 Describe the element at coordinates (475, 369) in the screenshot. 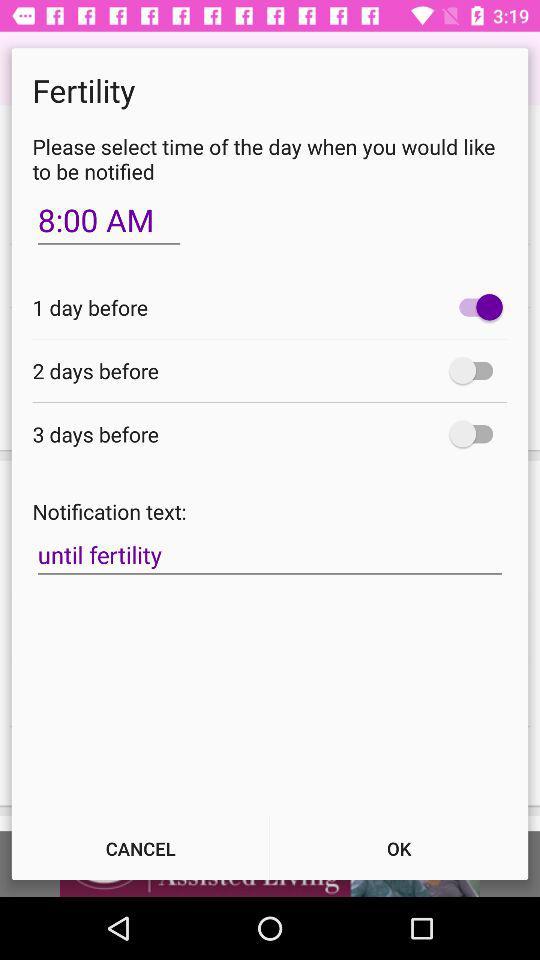

I see `option` at that location.